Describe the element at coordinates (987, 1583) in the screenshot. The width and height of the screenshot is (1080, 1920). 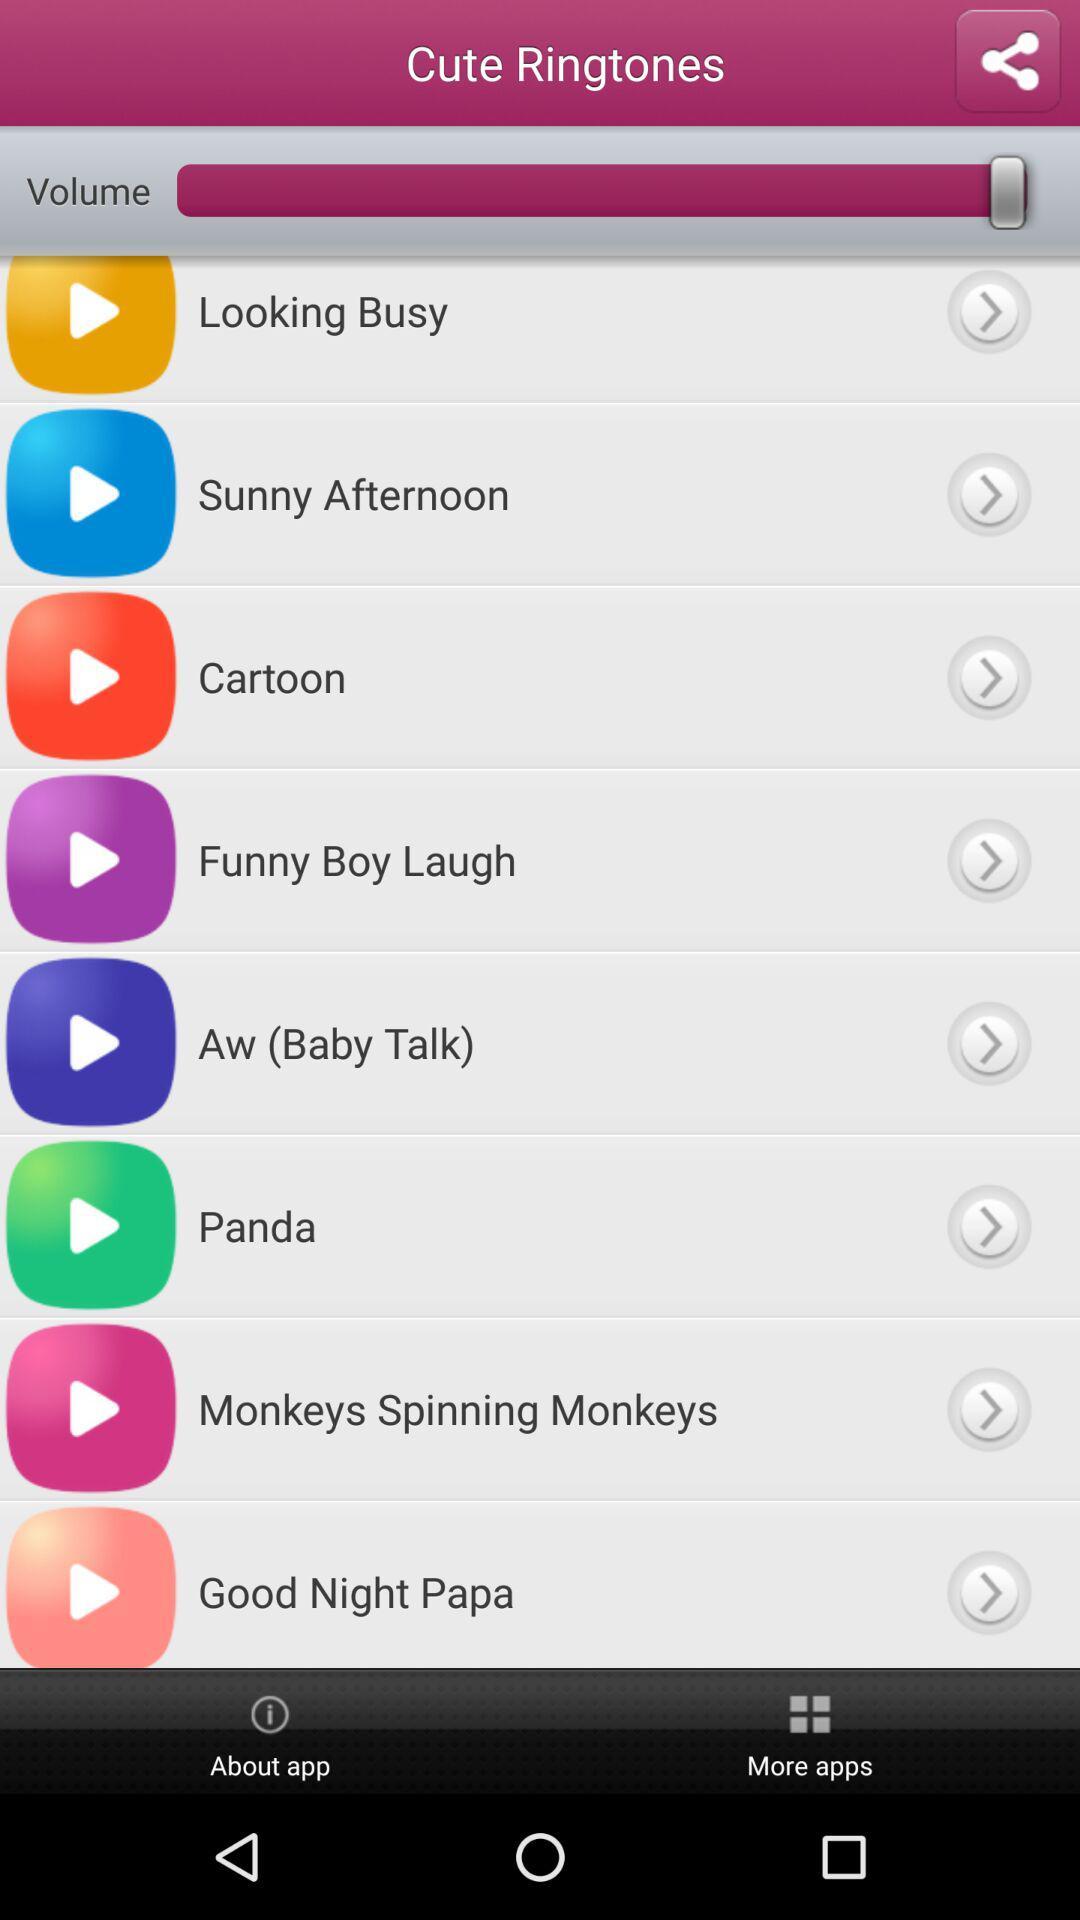
I see `previous button` at that location.